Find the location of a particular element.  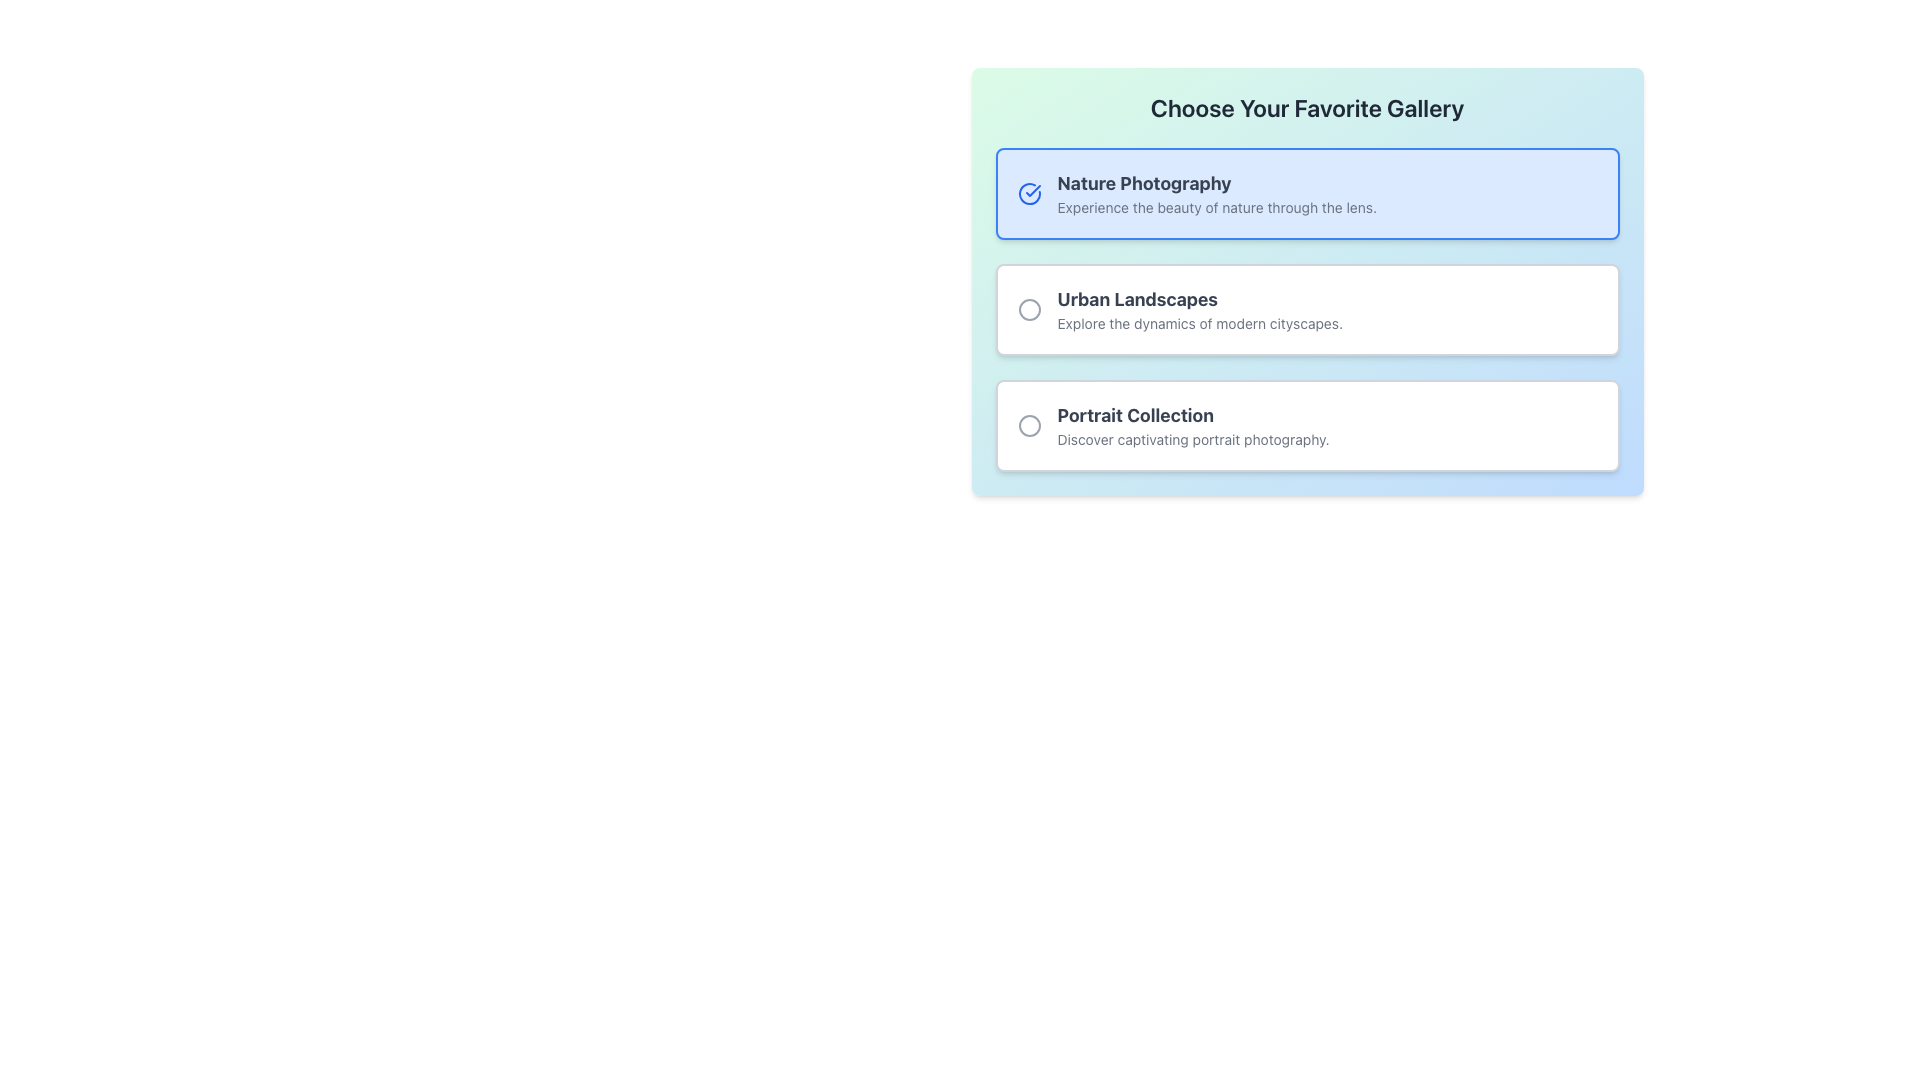

the visual confirmation by focusing on the checkmark icon that indicates 'Nature Photography' has been selected. This checkmark is located within a circular icon at the top-left of the selection item is located at coordinates (1032, 191).